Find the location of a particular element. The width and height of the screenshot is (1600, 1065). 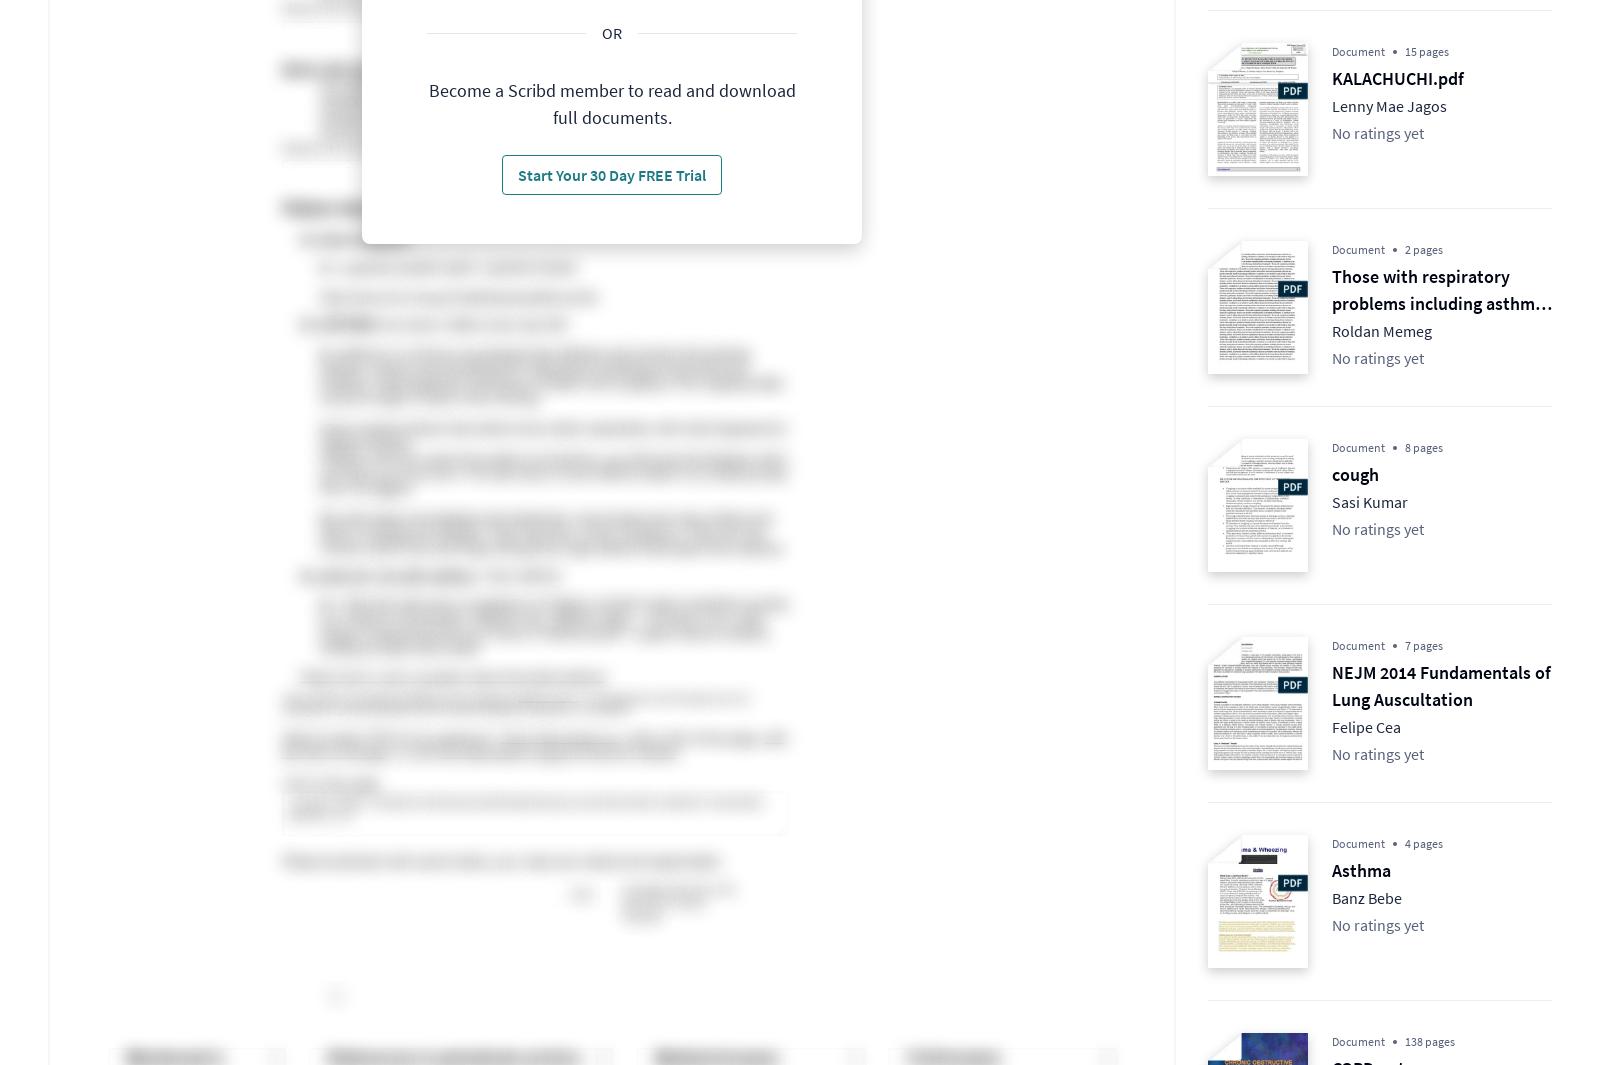

'4 pages' is located at coordinates (1424, 843).